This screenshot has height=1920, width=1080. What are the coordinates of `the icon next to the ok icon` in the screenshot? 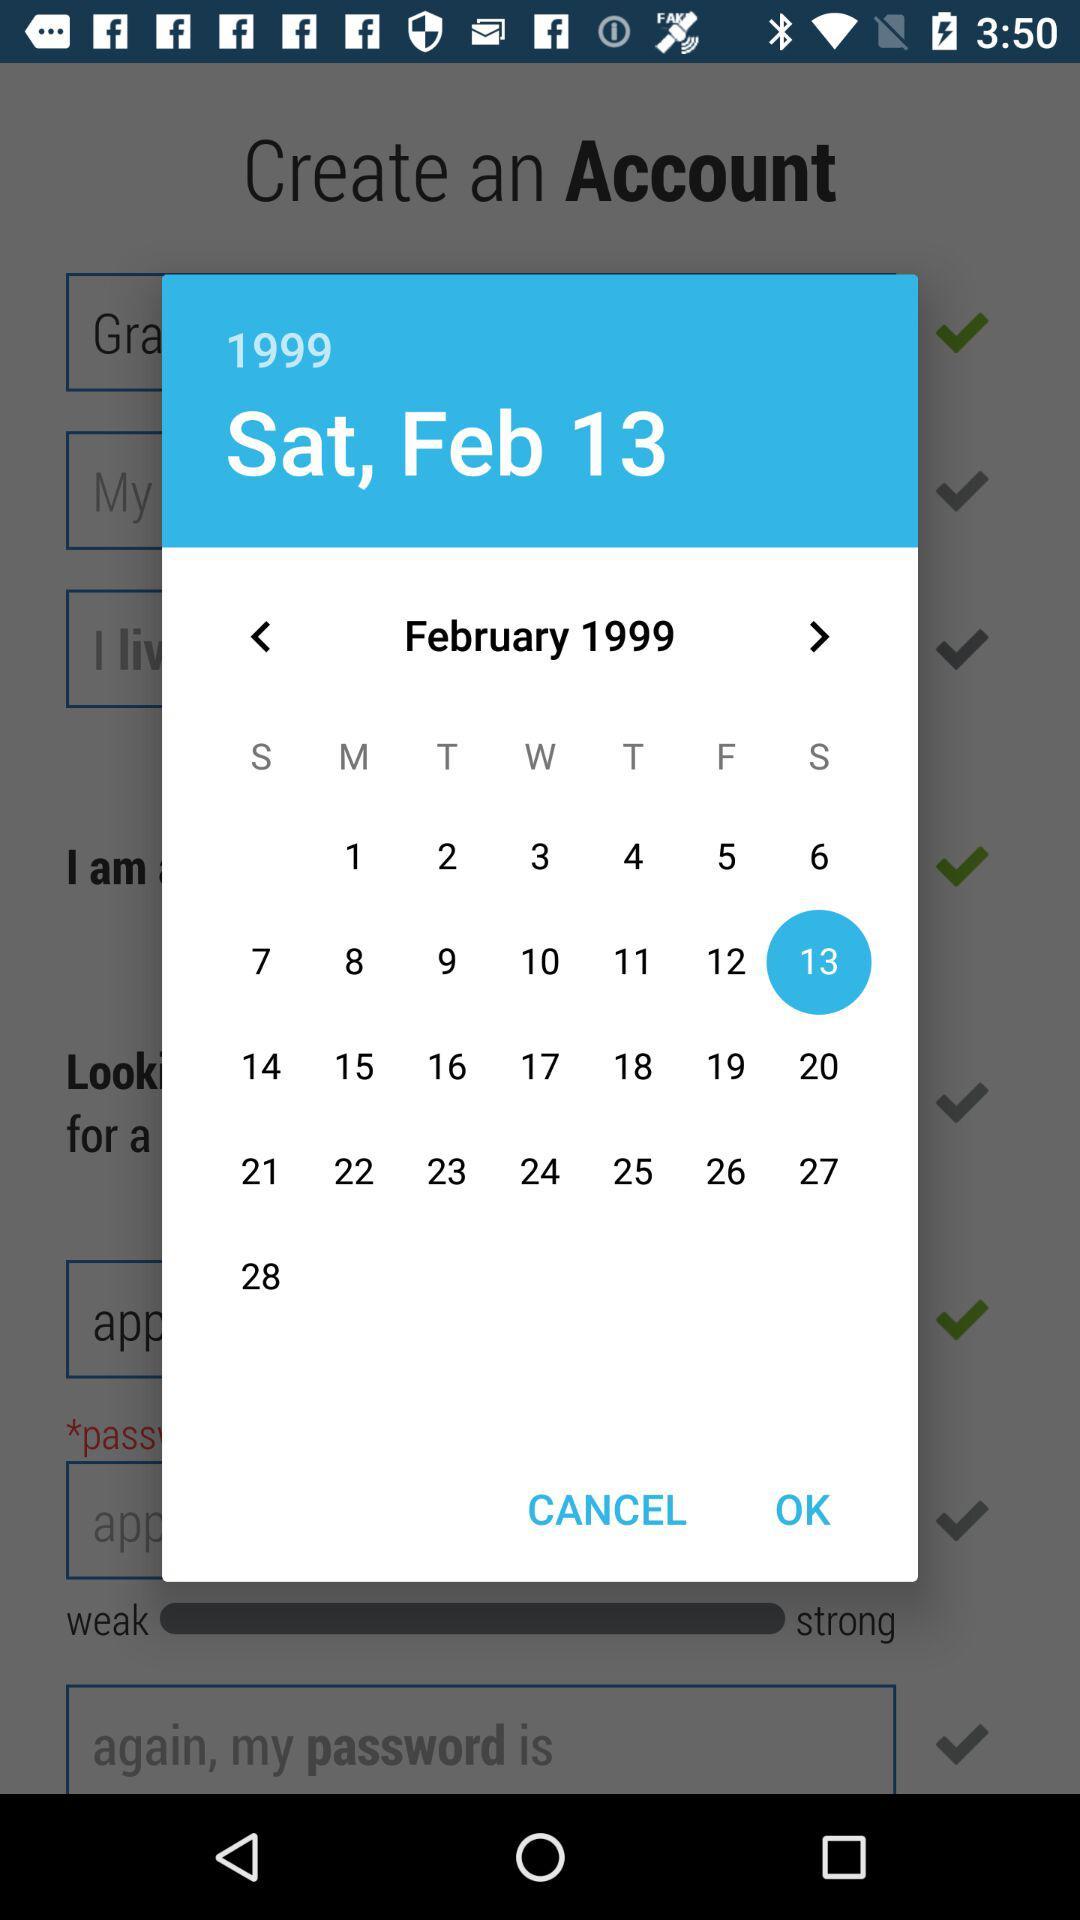 It's located at (606, 1508).